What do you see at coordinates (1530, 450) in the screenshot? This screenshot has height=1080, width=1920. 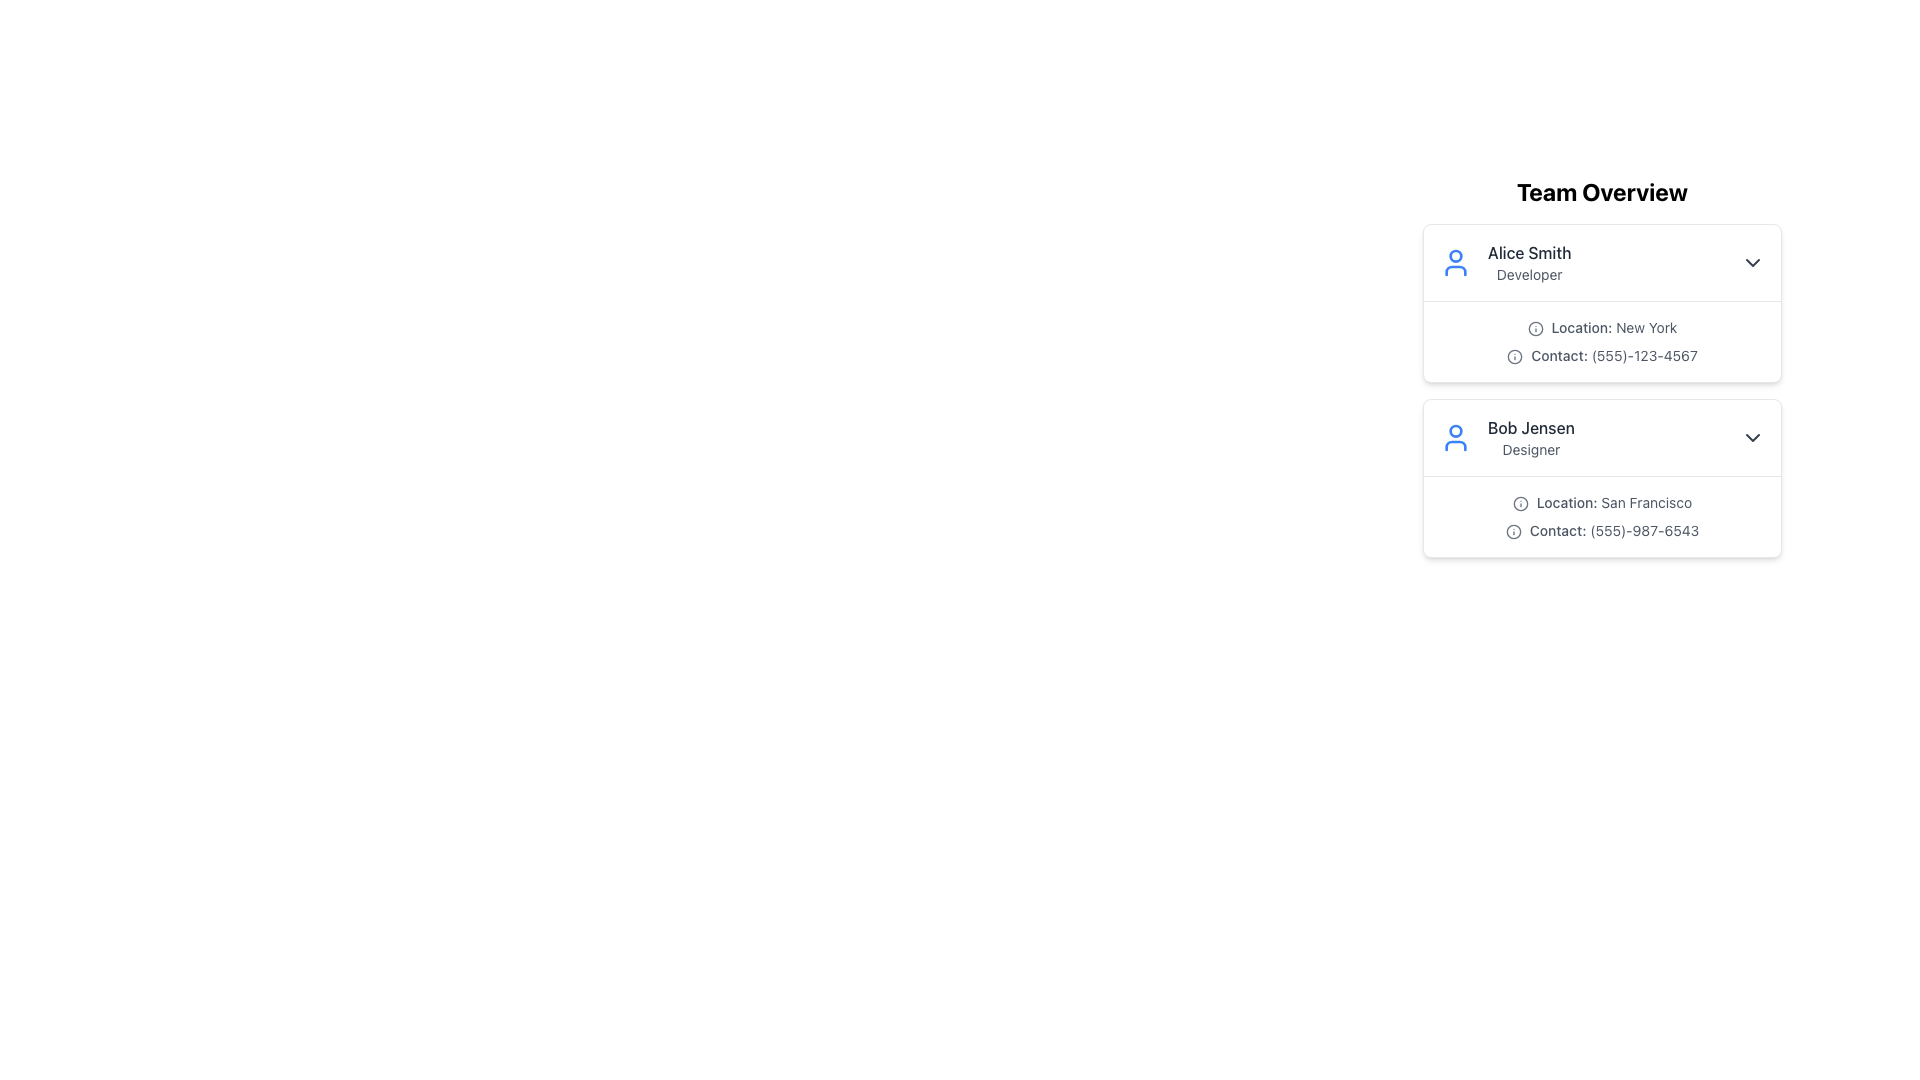 I see `the text label reading 'Designer' located below 'Bob Jensen' in the second card of the 'Team Overview' section` at bounding box center [1530, 450].